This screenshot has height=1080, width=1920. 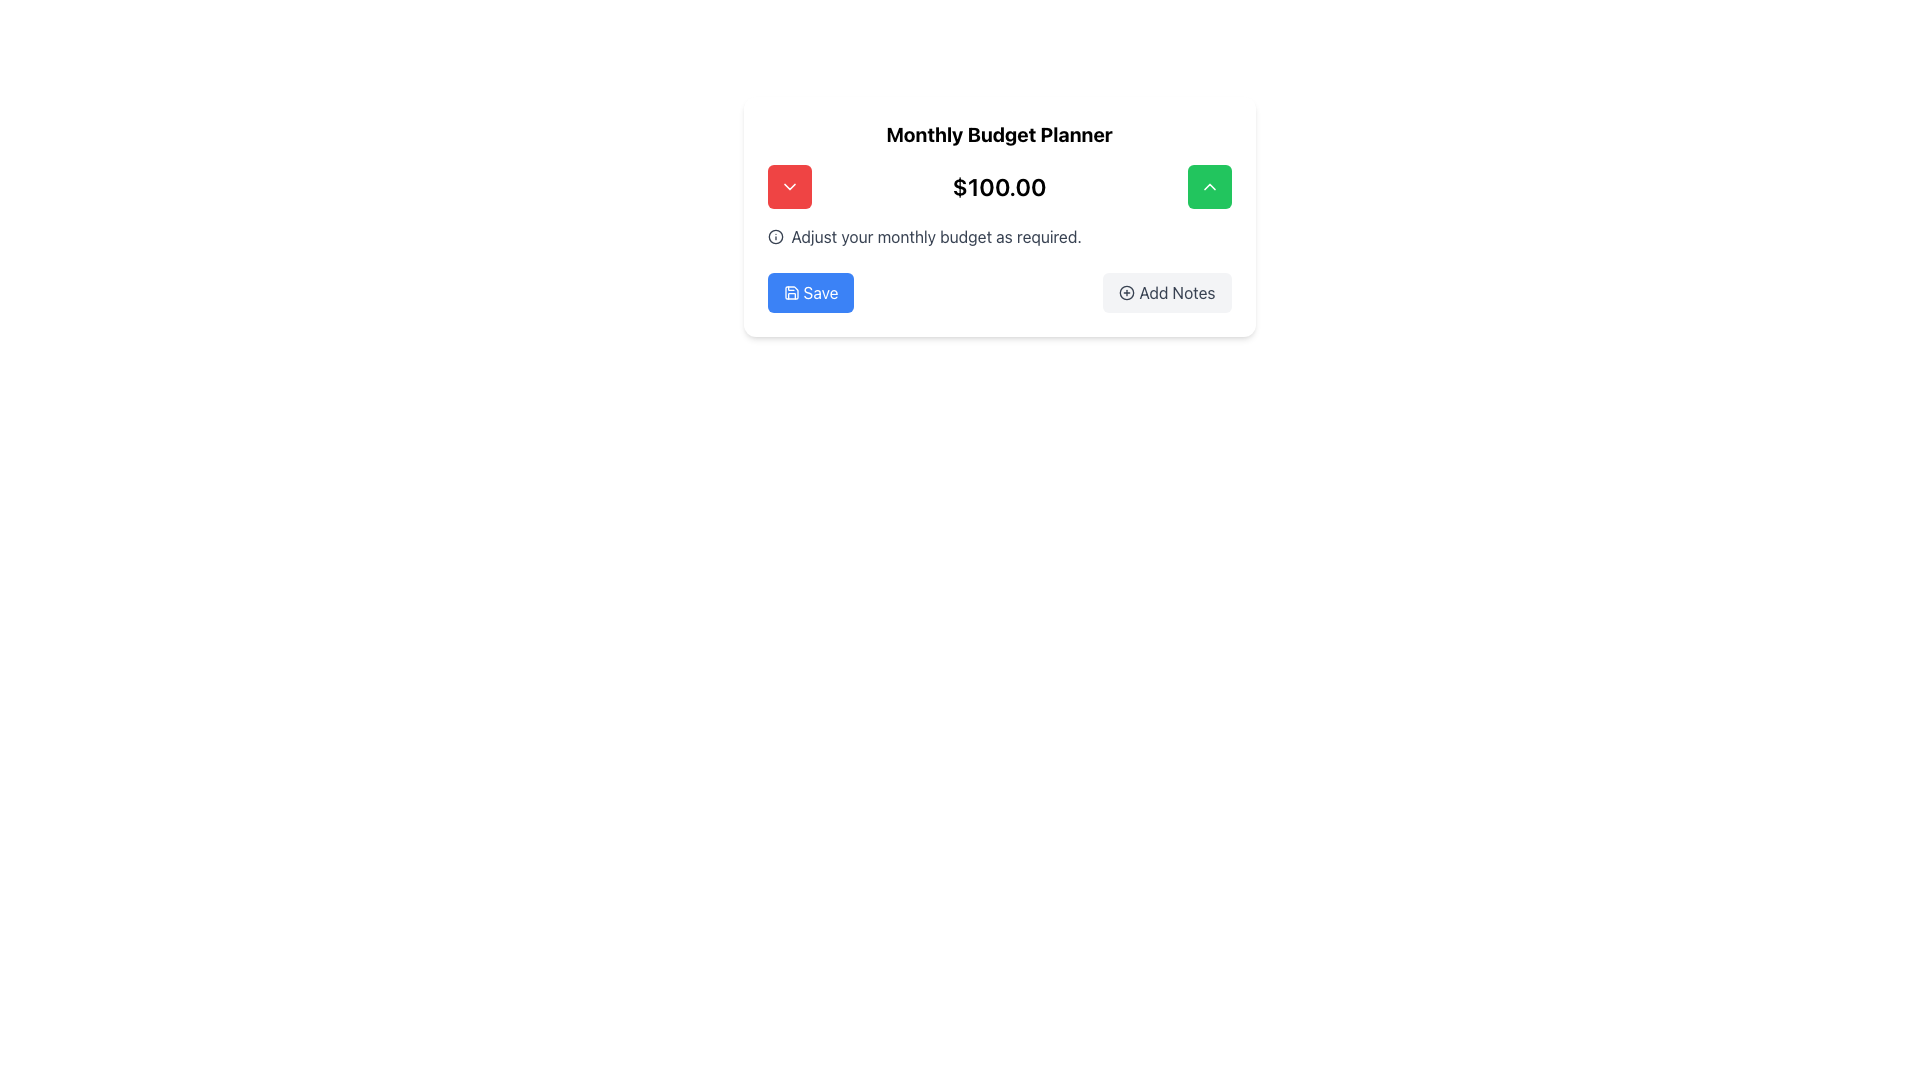 I want to click on the chevron SVG icon within the left red button in the Monthly Budget Planner interface, so click(x=788, y=186).